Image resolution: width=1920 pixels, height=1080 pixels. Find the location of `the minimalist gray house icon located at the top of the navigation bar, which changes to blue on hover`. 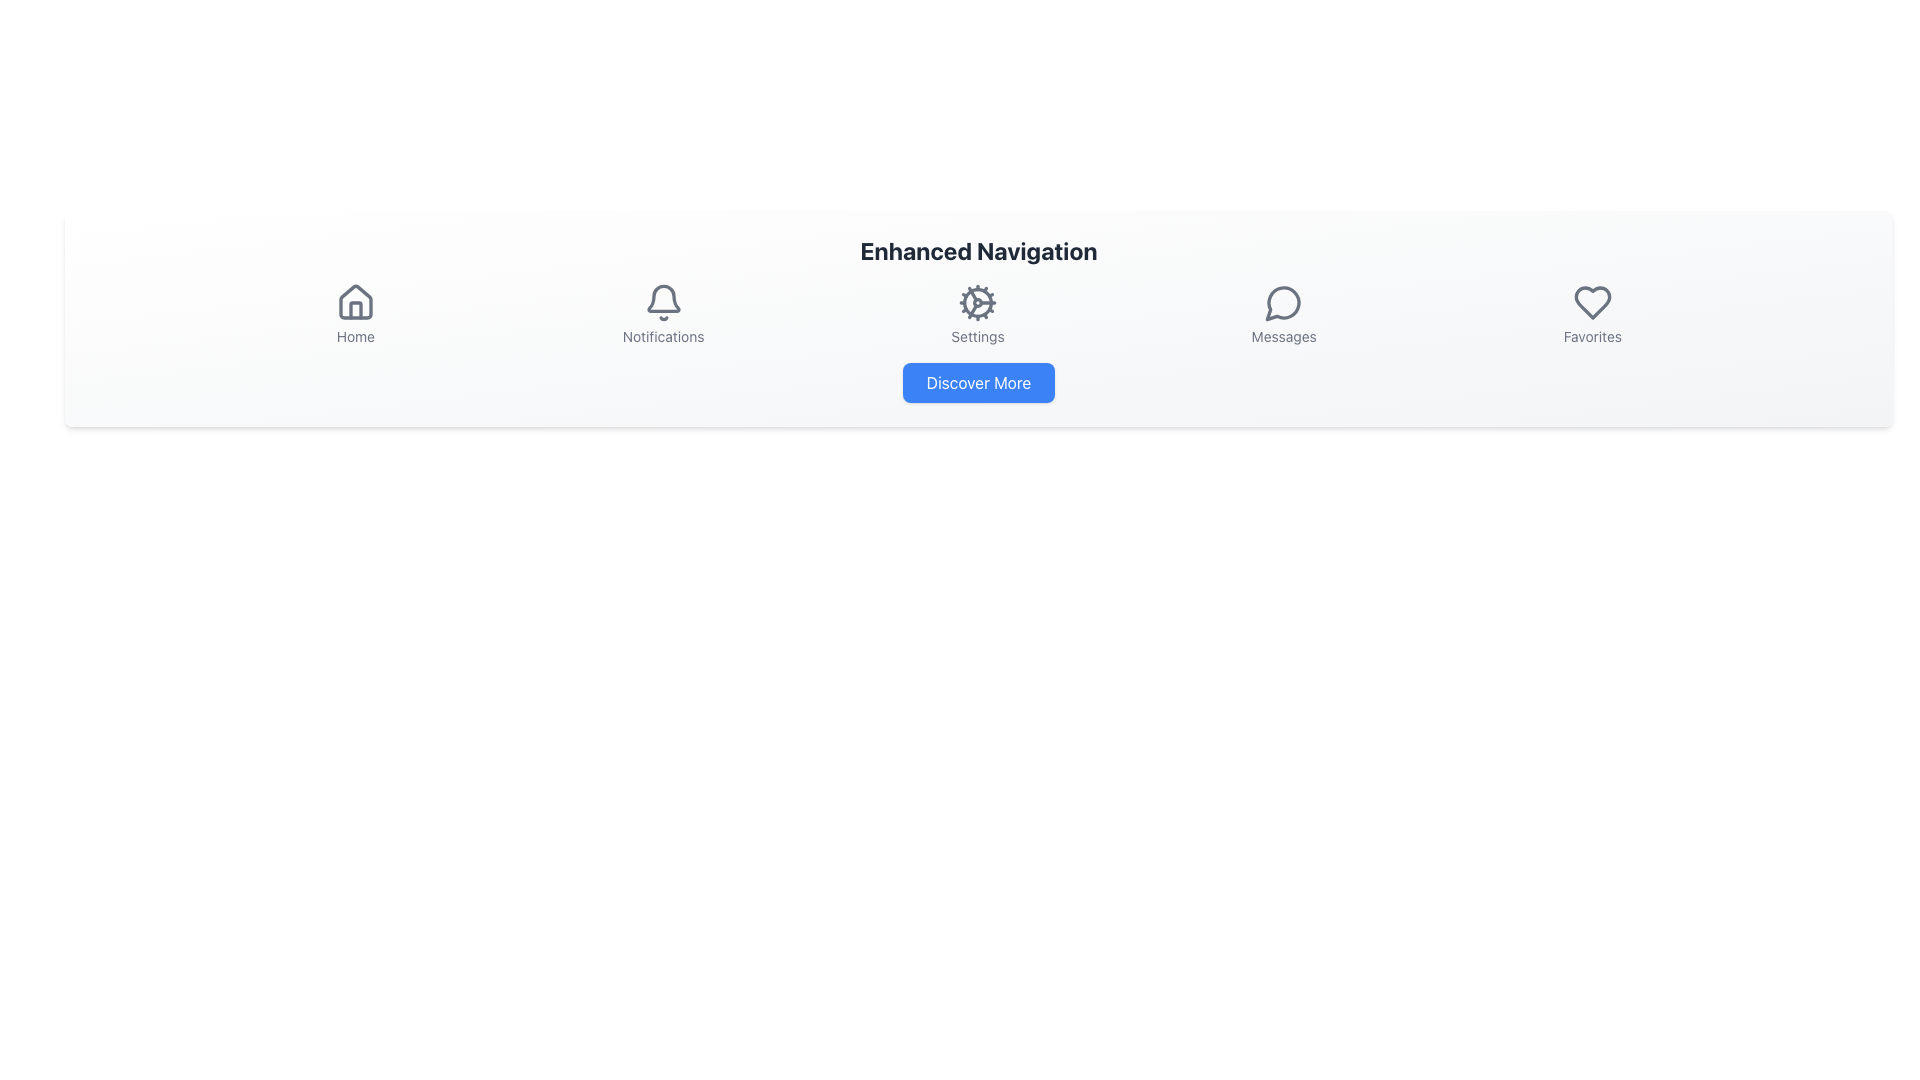

the minimalist gray house icon located at the top of the navigation bar, which changes to blue on hover is located at coordinates (355, 303).